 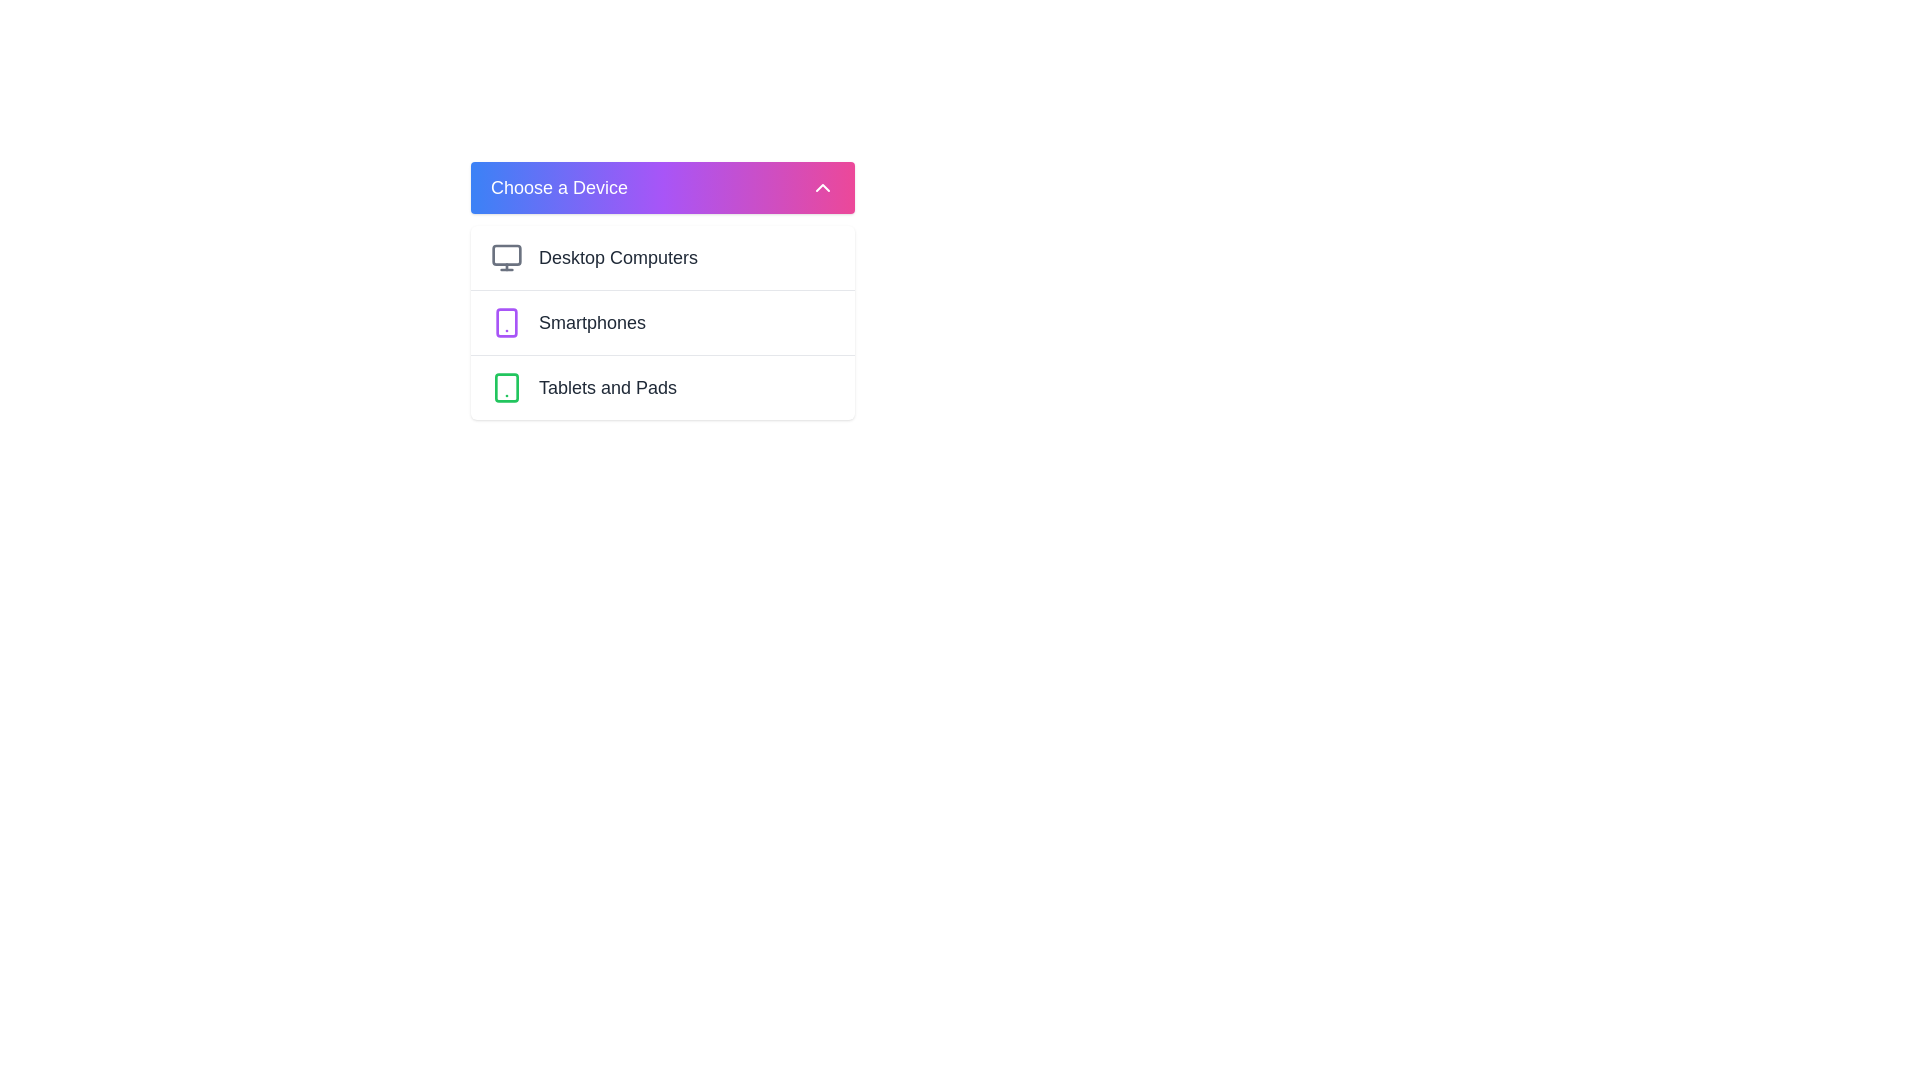 I want to click on the purple smartphone icon, which is located to the left of the text label 'Smartphones' in the second group of the menu, so click(x=507, y=322).